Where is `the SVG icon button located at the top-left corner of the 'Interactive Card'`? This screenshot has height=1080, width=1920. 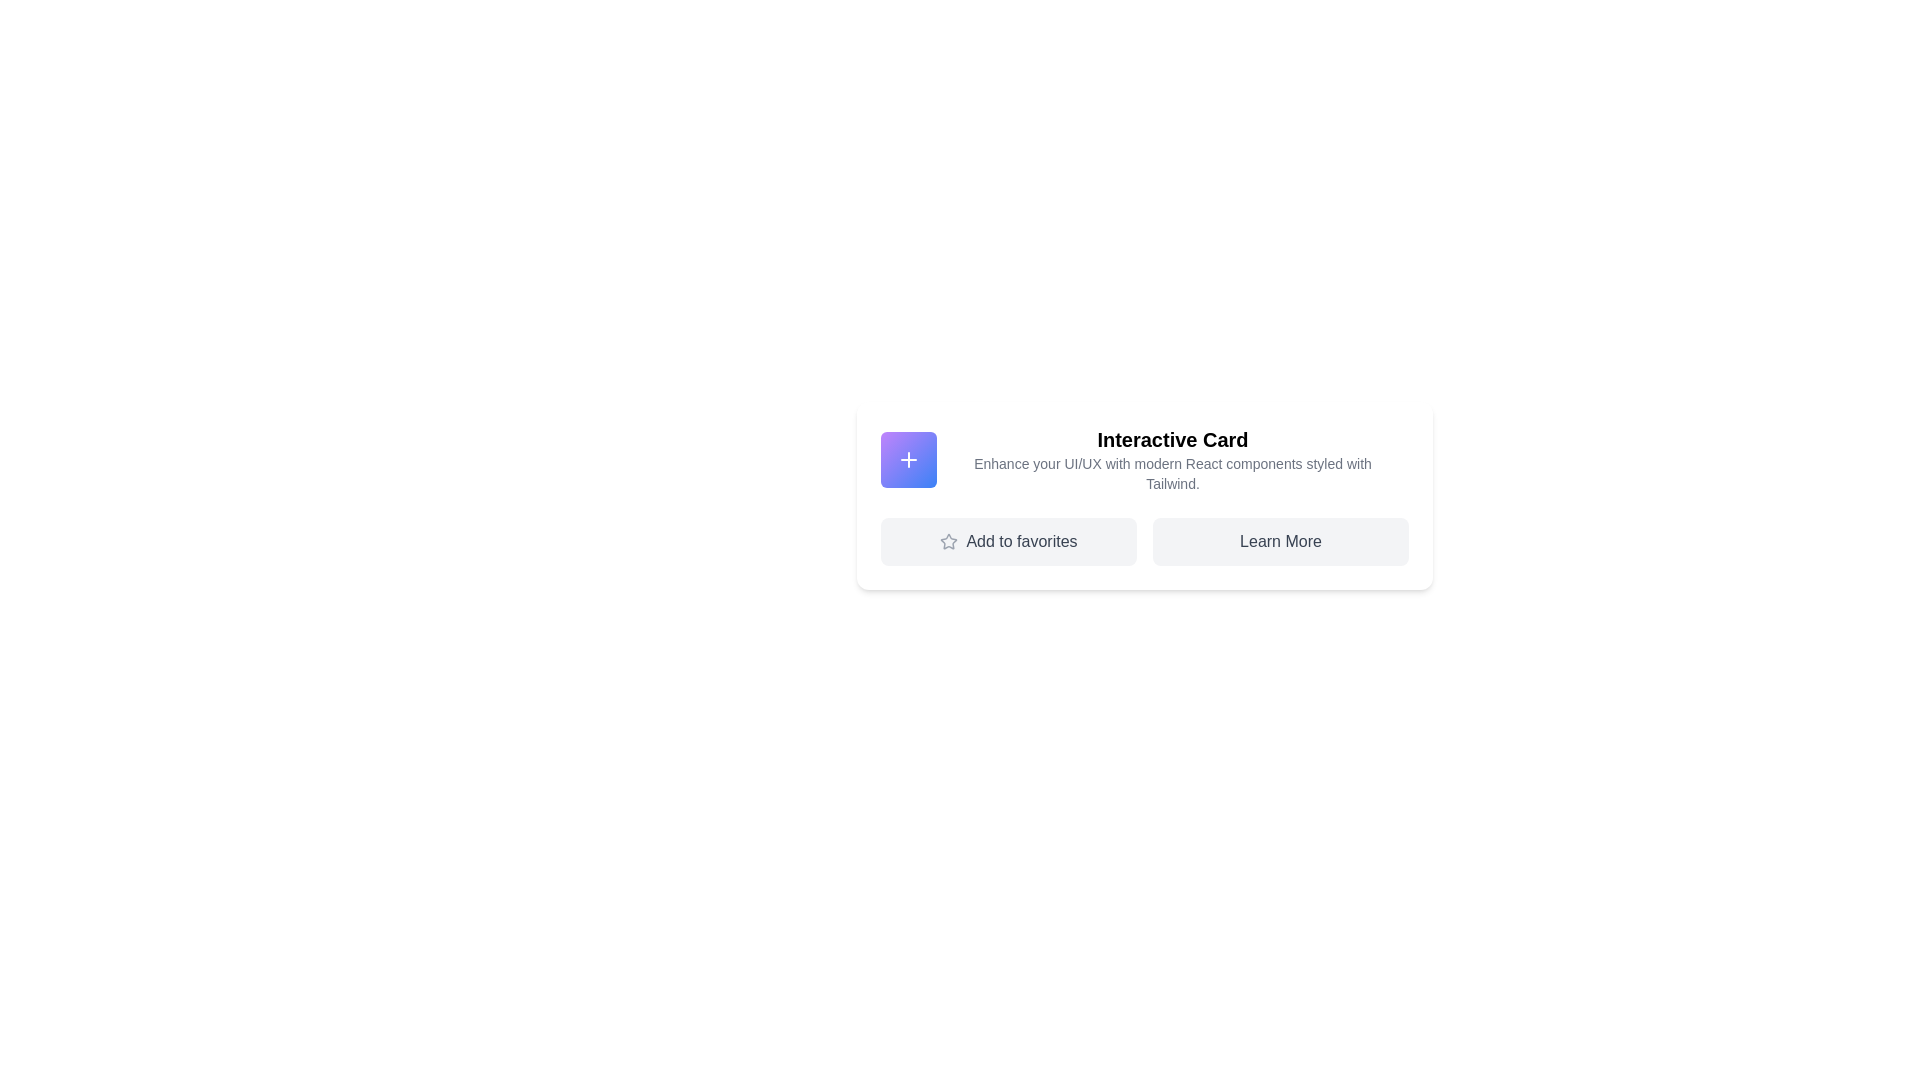 the SVG icon button located at the top-left corner of the 'Interactive Card' is located at coordinates (907, 459).